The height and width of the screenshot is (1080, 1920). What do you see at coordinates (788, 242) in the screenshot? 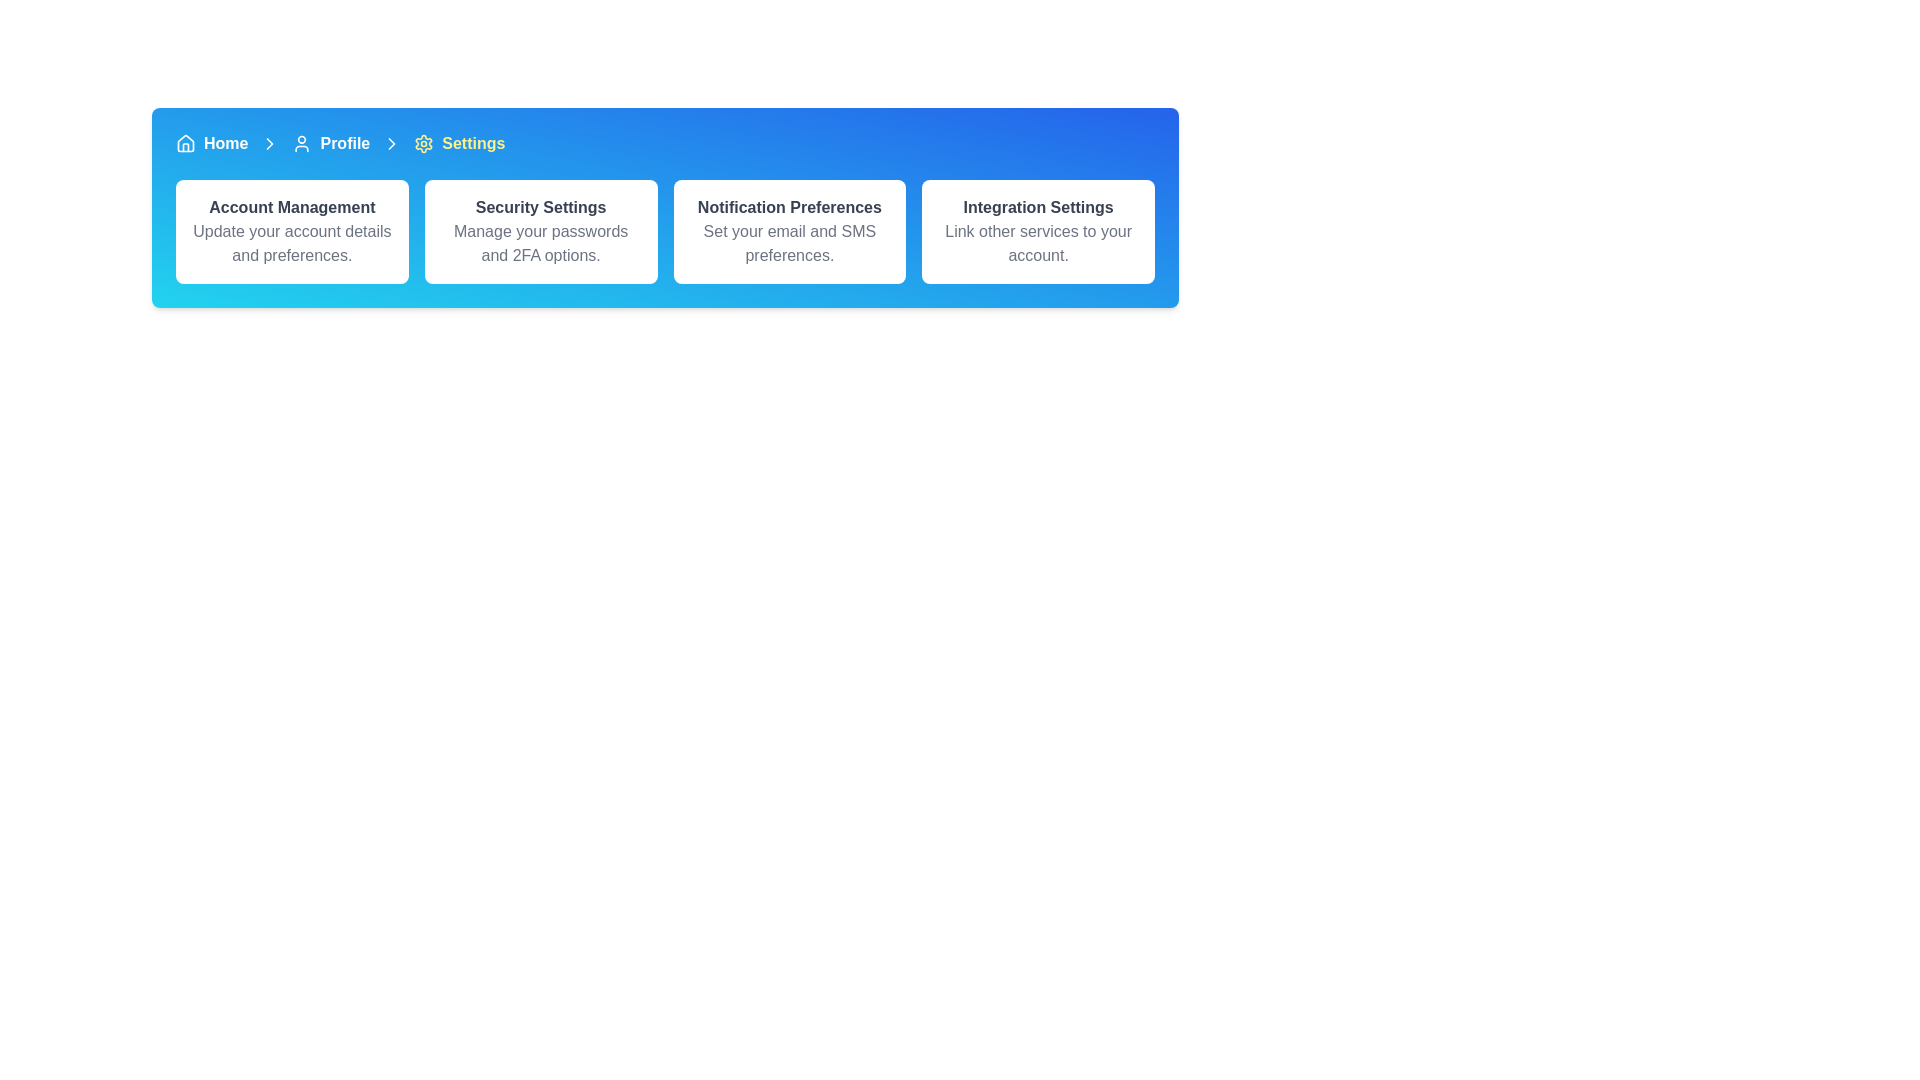
I see `the static text element displaying 'Set your email and SMS preferences.' located beneath the title 'Notification Preferences' in the third panel of a grid layout` at bounding box center [788, 242].